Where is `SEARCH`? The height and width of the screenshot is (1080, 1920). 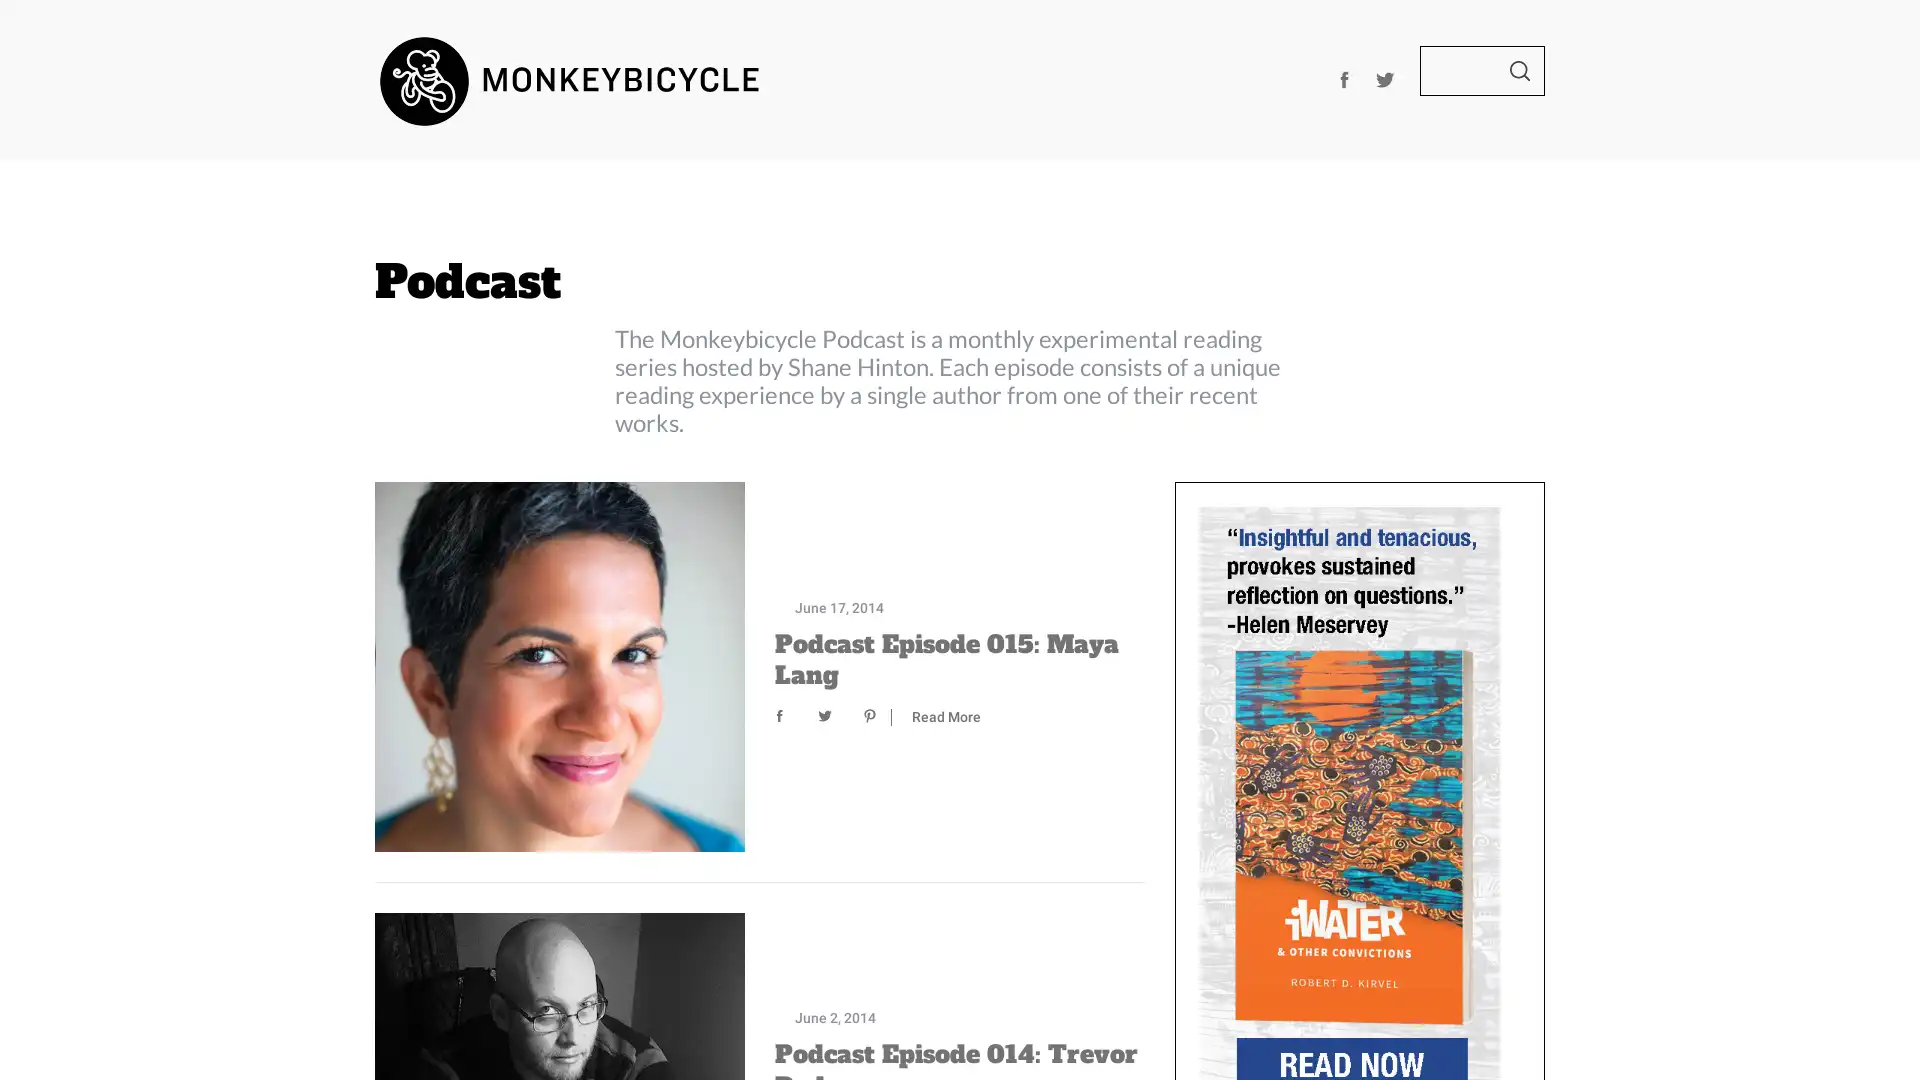
SEARCH is located at coordinates (1520, 69).